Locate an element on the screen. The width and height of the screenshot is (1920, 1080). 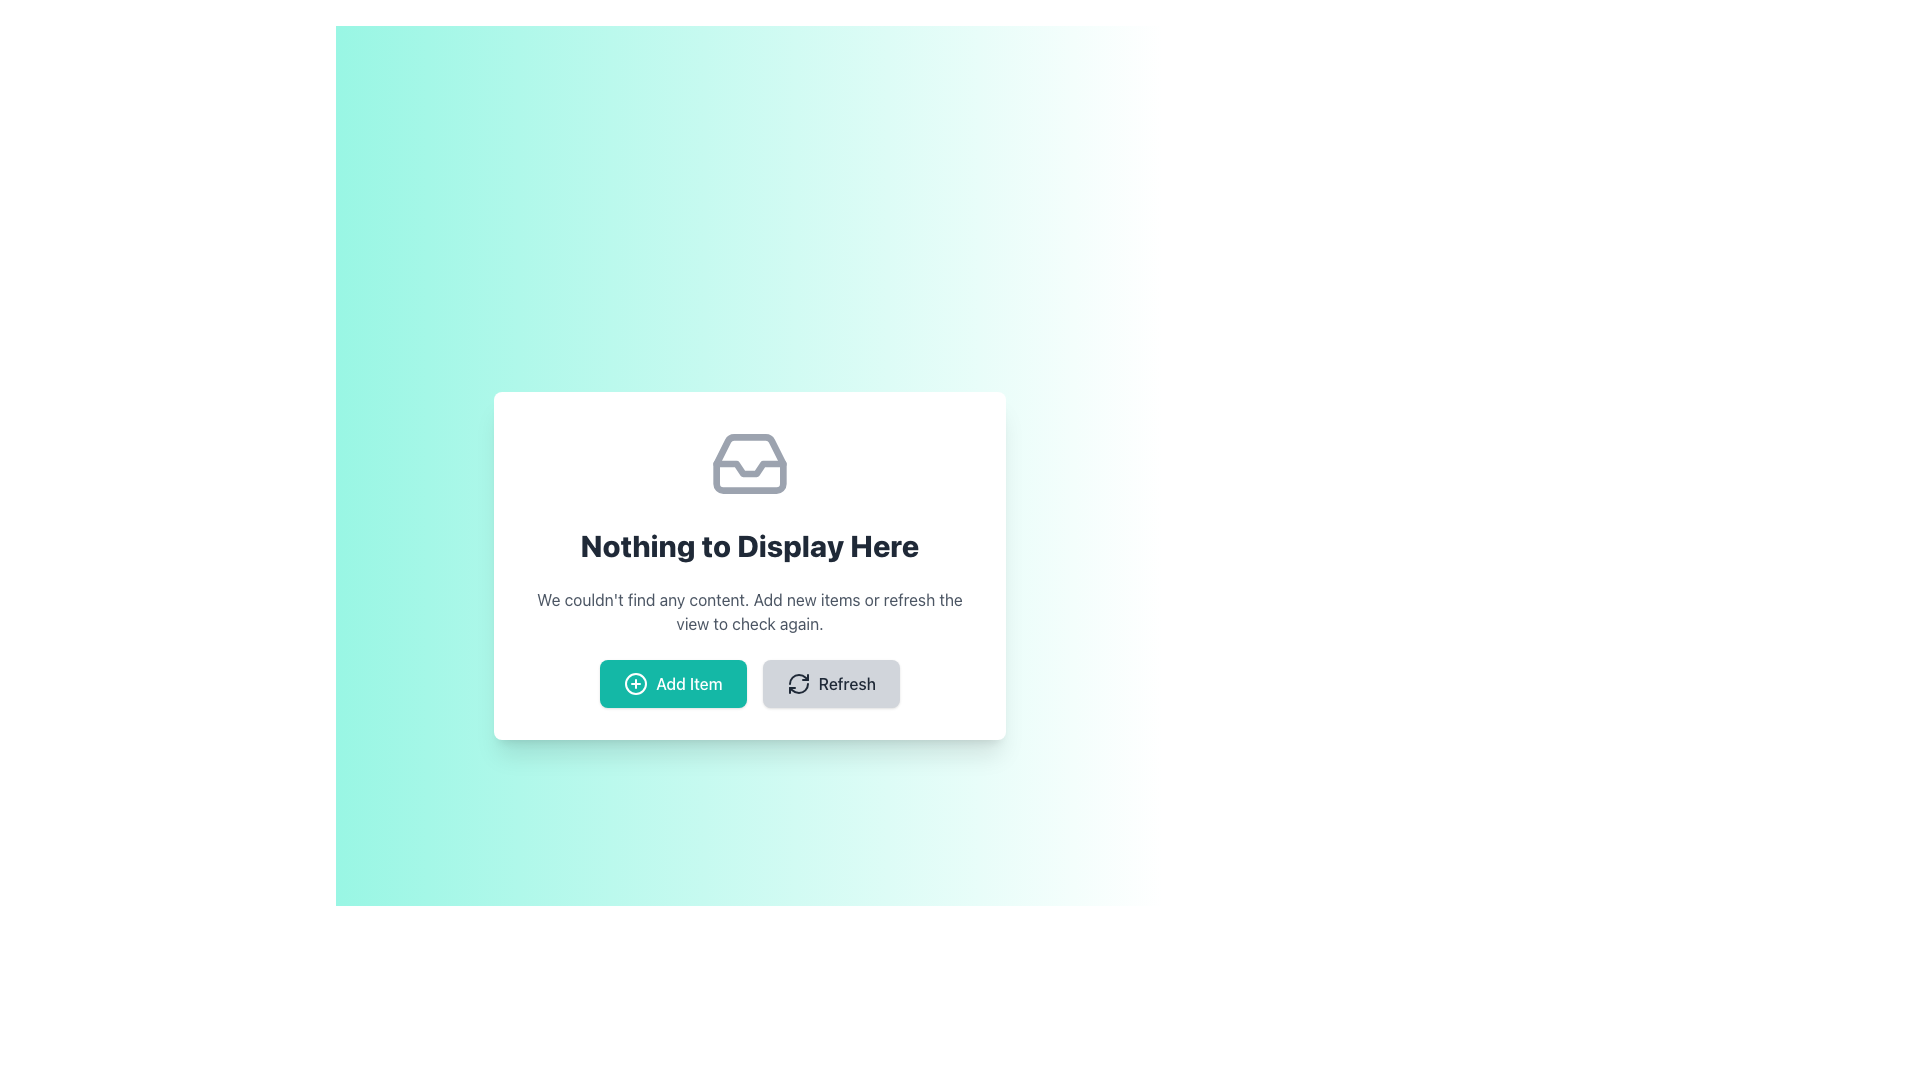
the refresh icon located within the 'Refresh' button to reload or update content is located at coordinates (797, 682).